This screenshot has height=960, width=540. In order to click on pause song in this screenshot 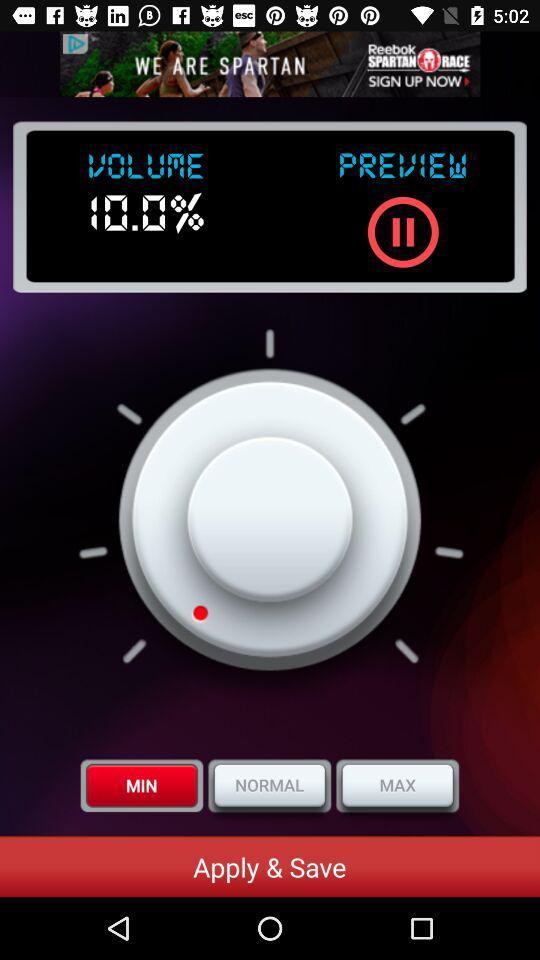, I will do `click(403, 232)`.